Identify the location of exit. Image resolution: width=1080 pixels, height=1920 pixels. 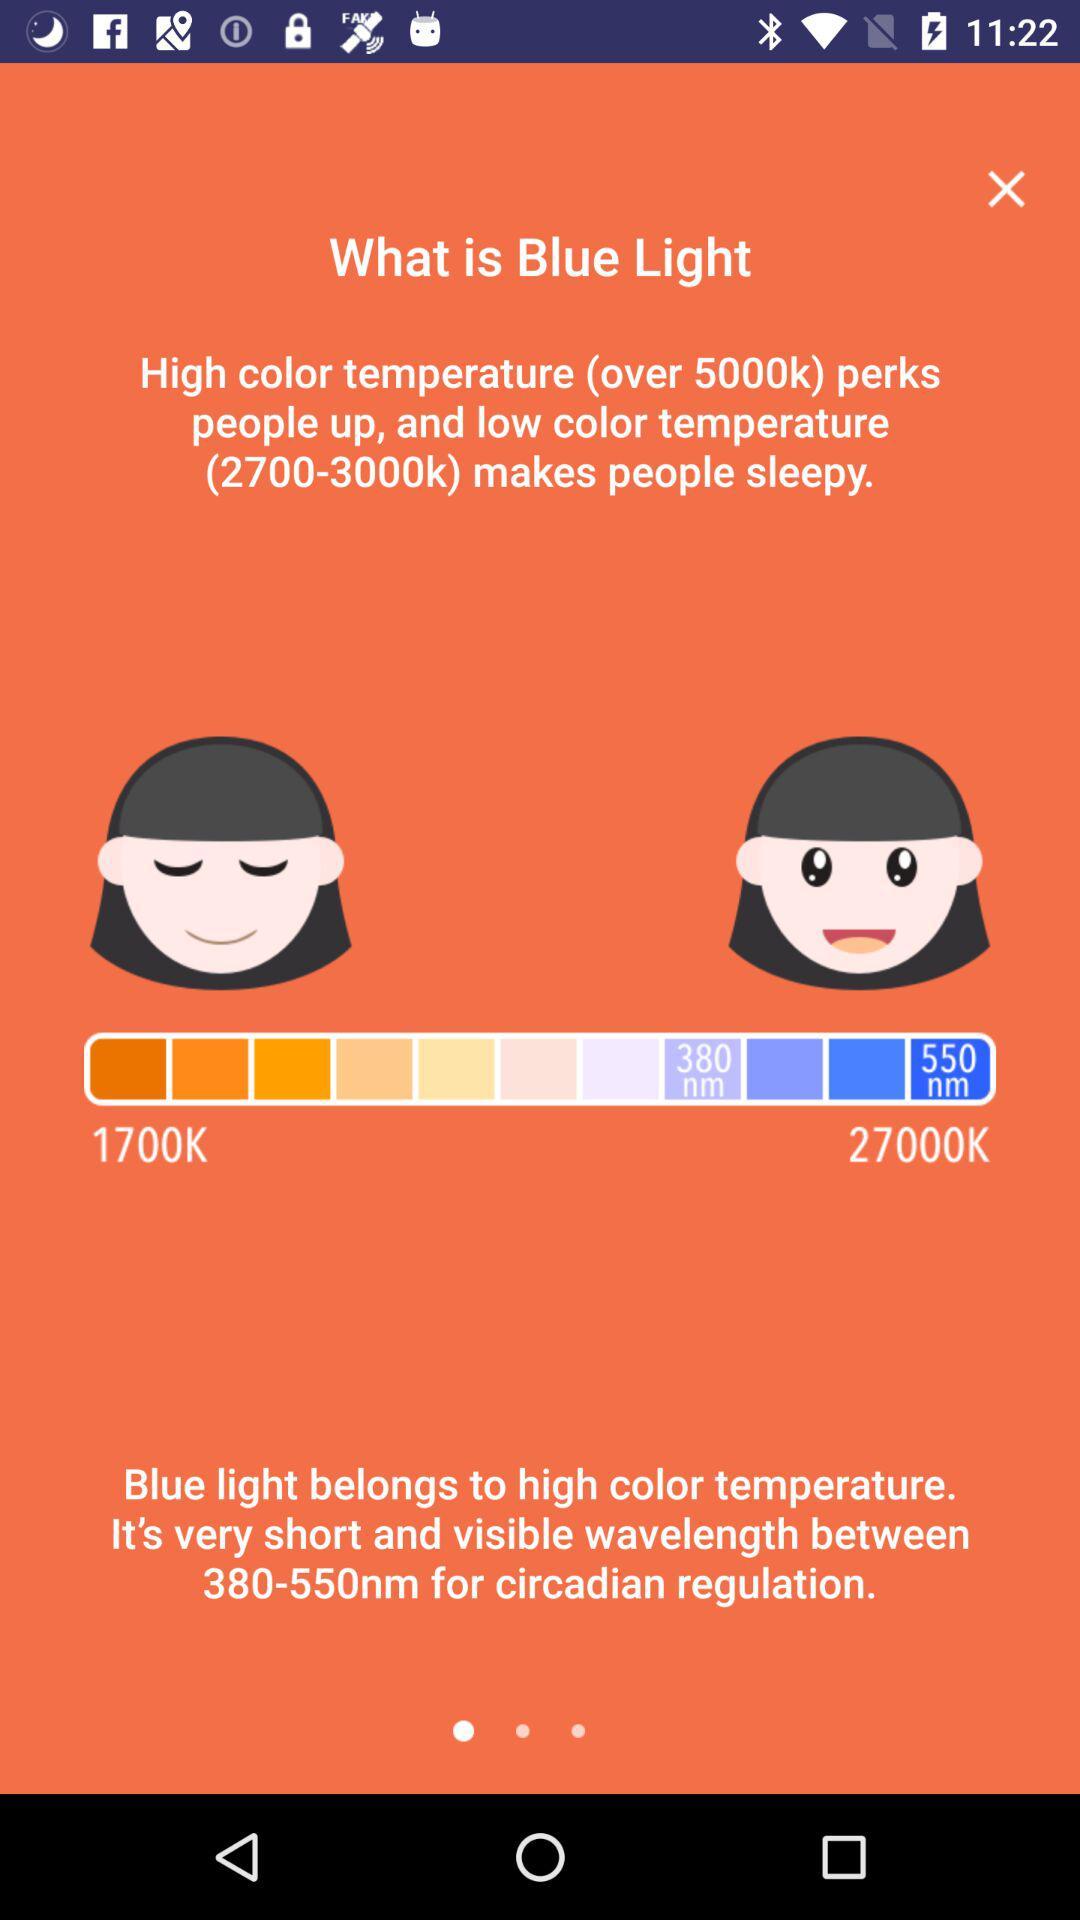
(1006, 188).